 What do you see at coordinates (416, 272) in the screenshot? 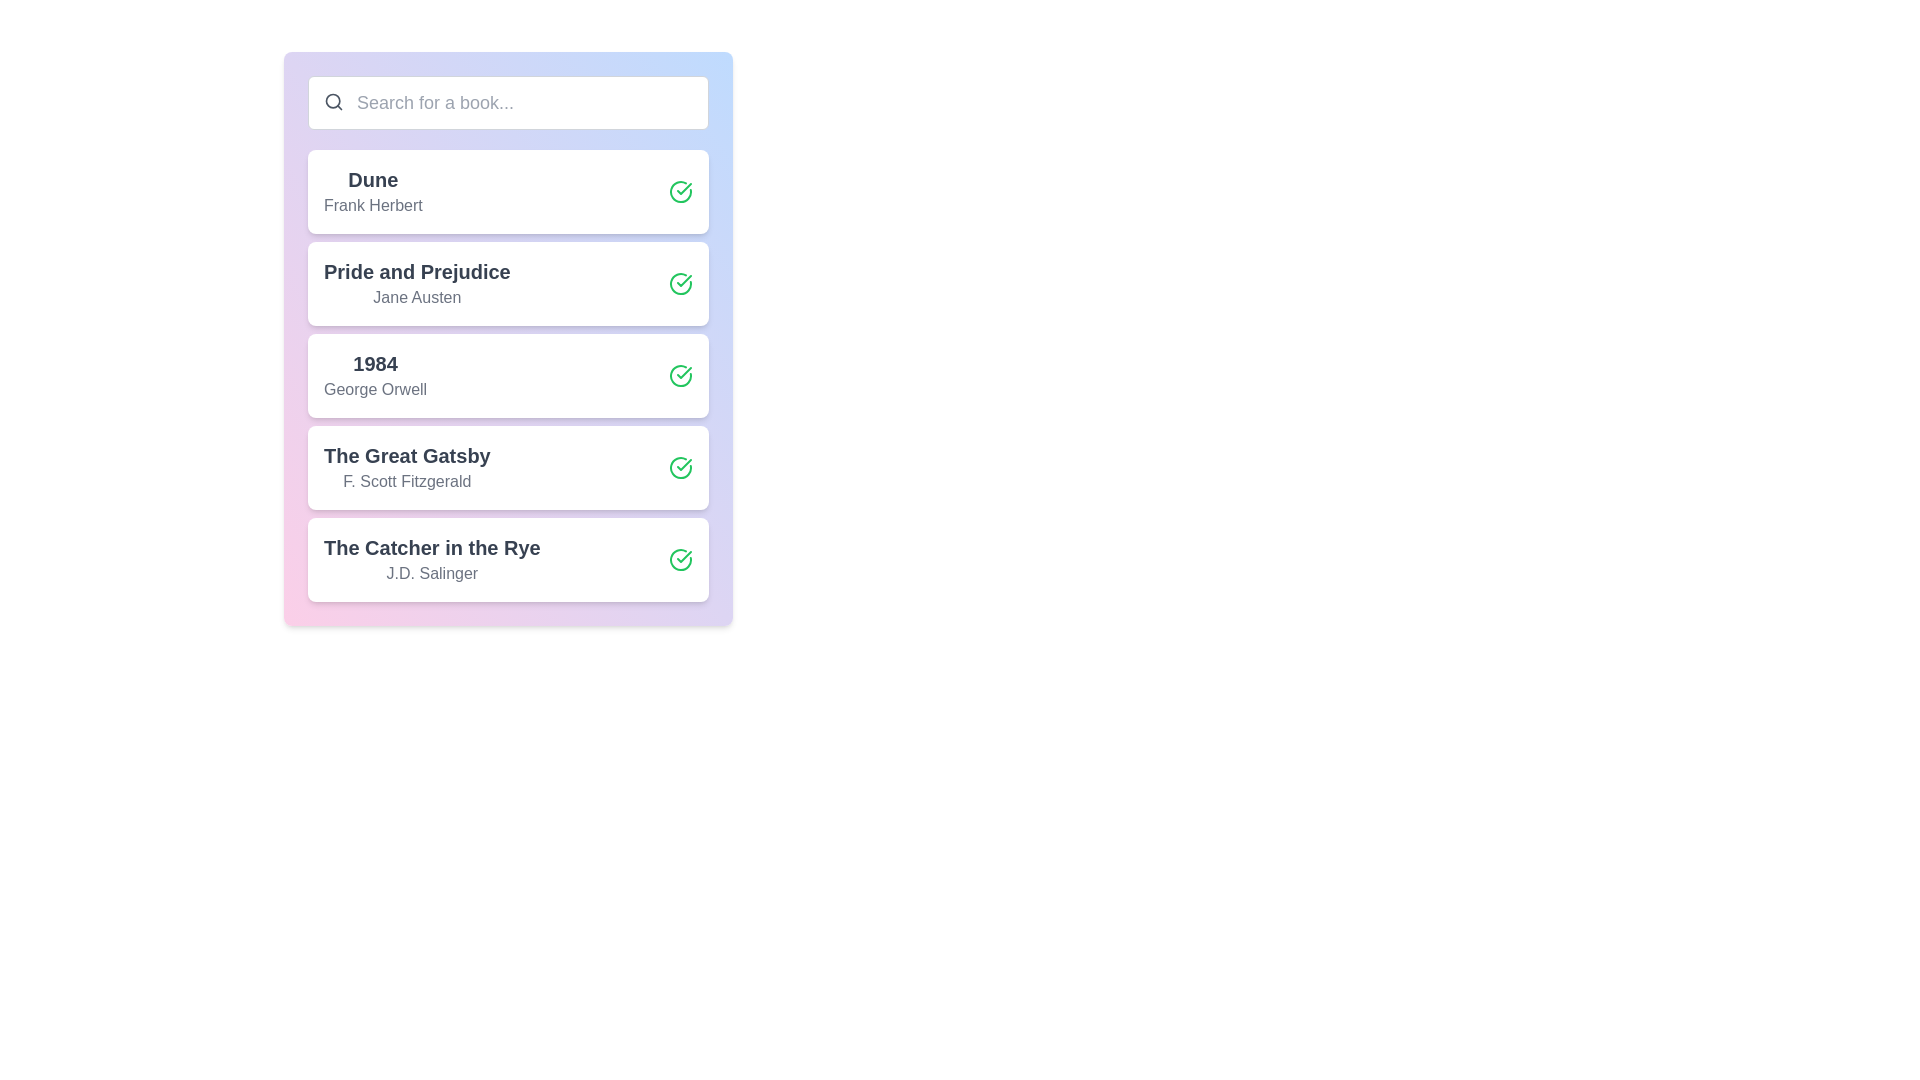
I see `the text label displaying 'Pride and Prejudice' in bold, extra-large dark gray font, positioned above 'Jane Austen' within its card` at bounding box center [416, 272].